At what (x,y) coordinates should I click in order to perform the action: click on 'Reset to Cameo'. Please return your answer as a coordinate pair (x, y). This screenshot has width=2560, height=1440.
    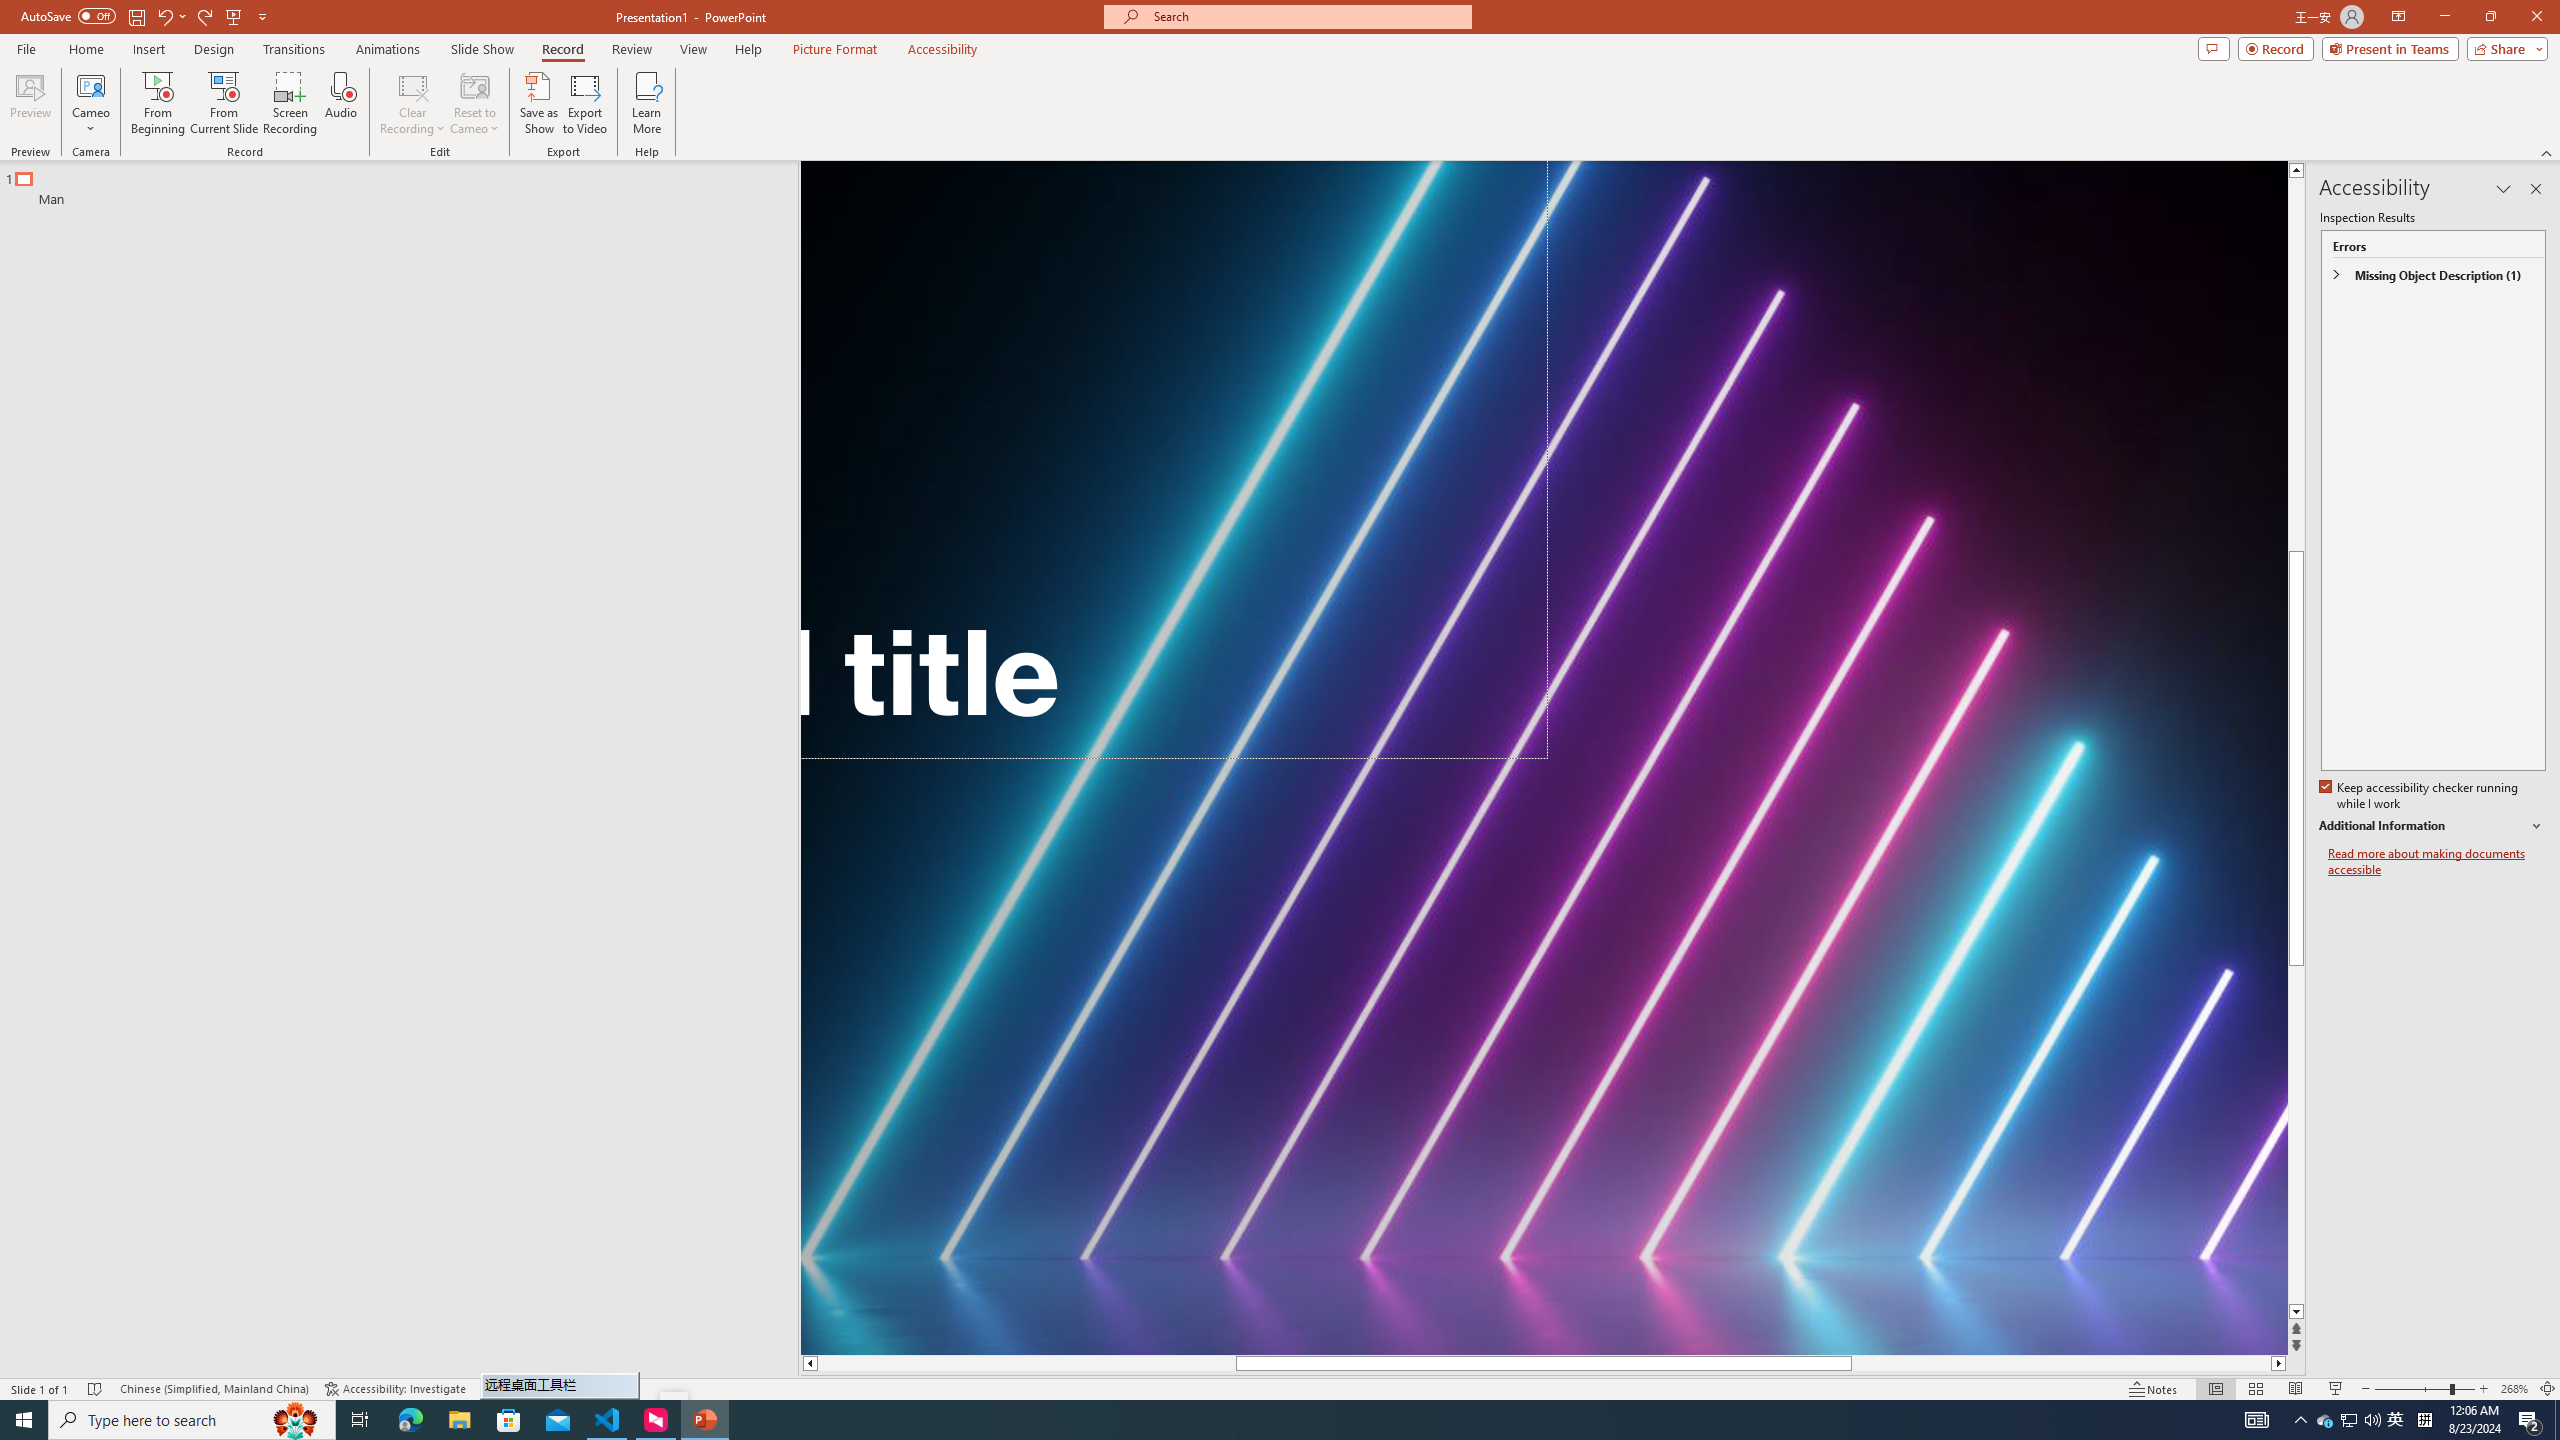
    Looking at the image, I should click on (473, 103).